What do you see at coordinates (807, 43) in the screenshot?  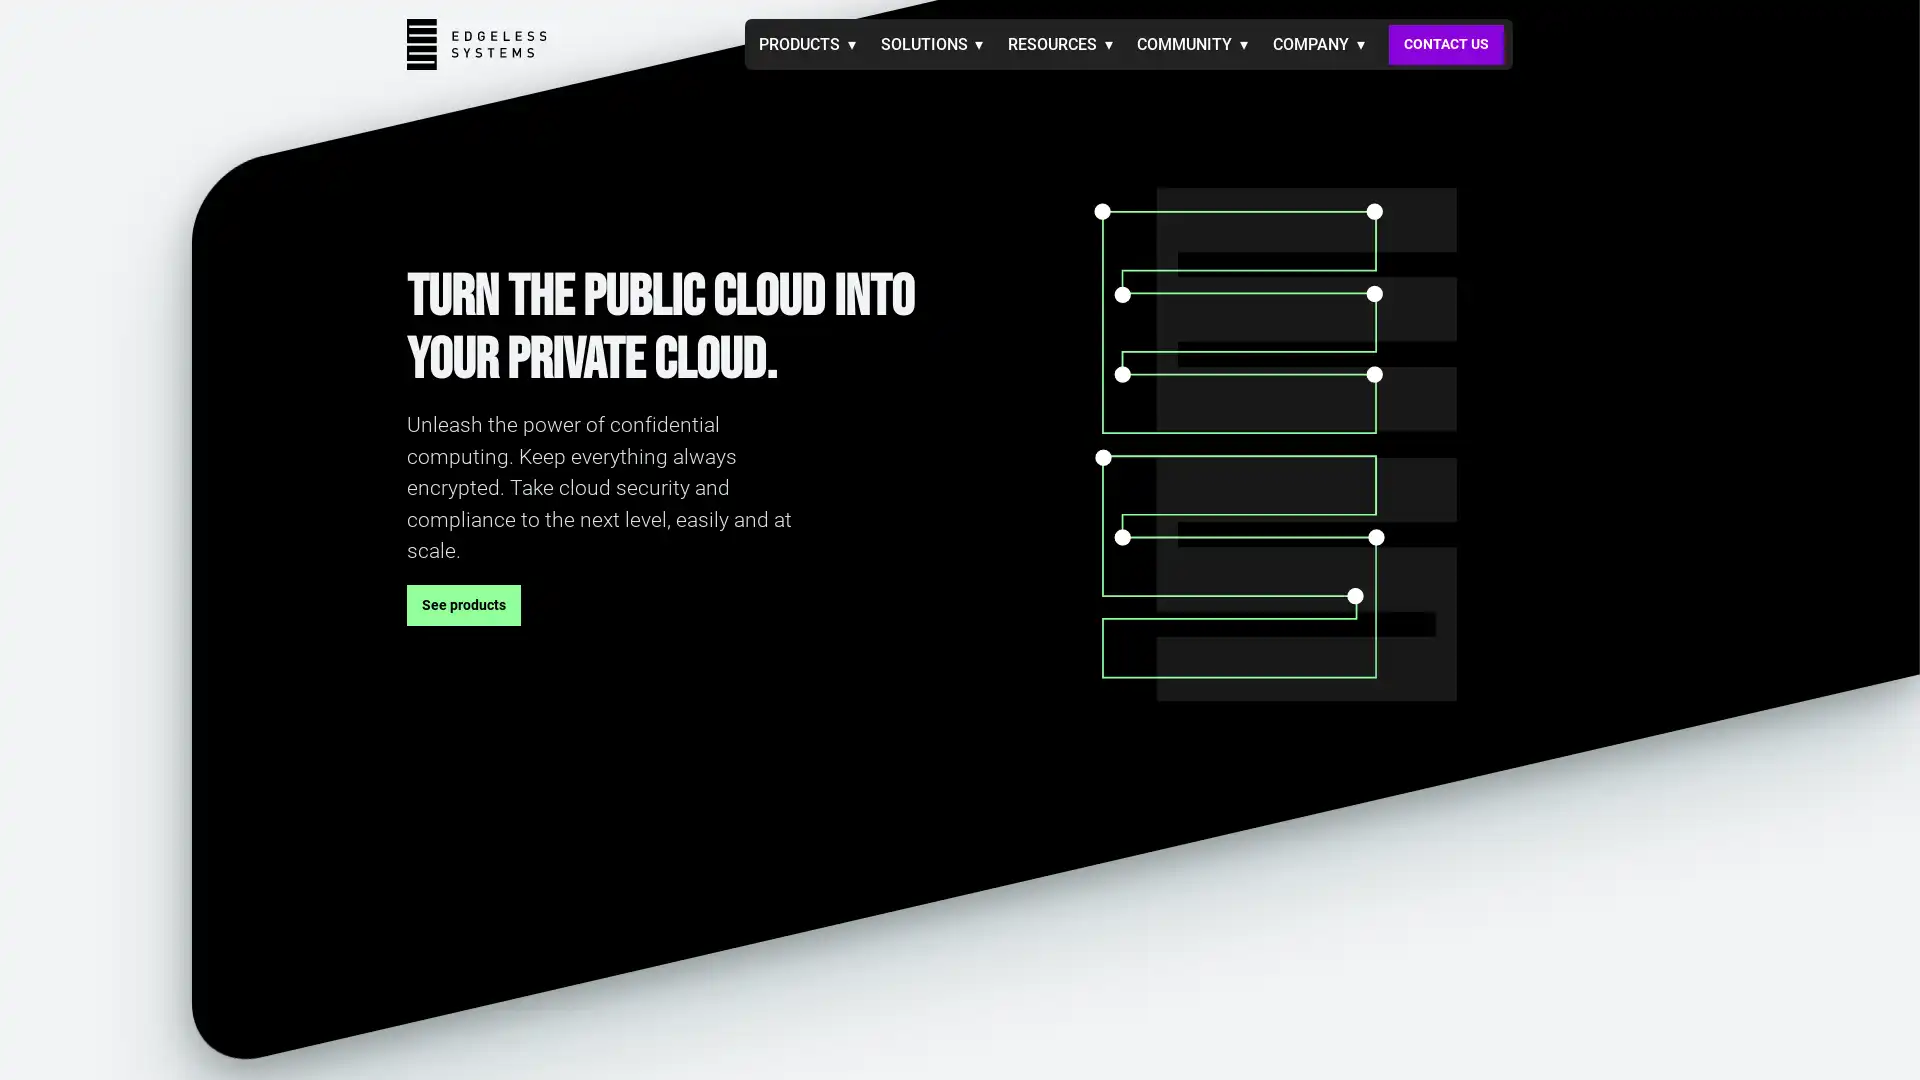 I see `PRODUCTS` at bounding box center [807, 43].